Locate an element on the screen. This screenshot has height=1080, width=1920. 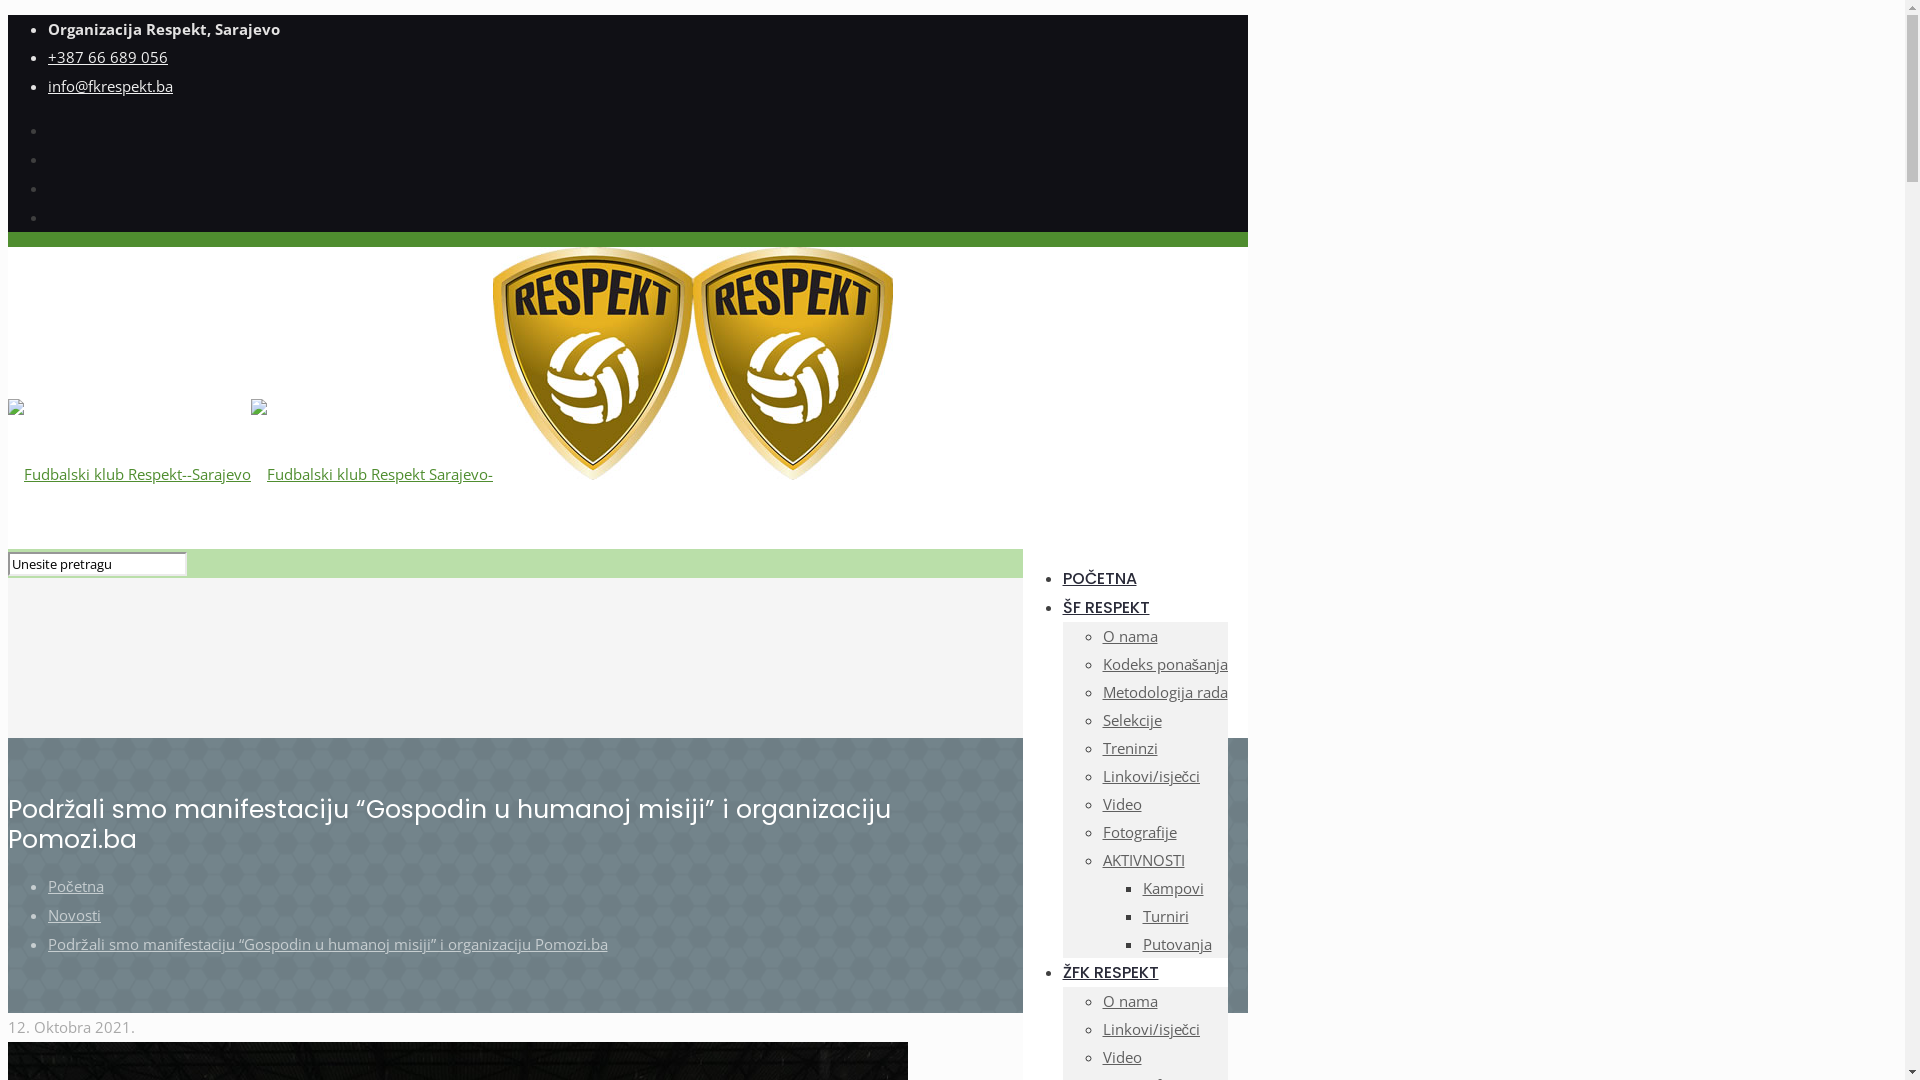
'Fotografije' is located at coordinates (1138, 832).